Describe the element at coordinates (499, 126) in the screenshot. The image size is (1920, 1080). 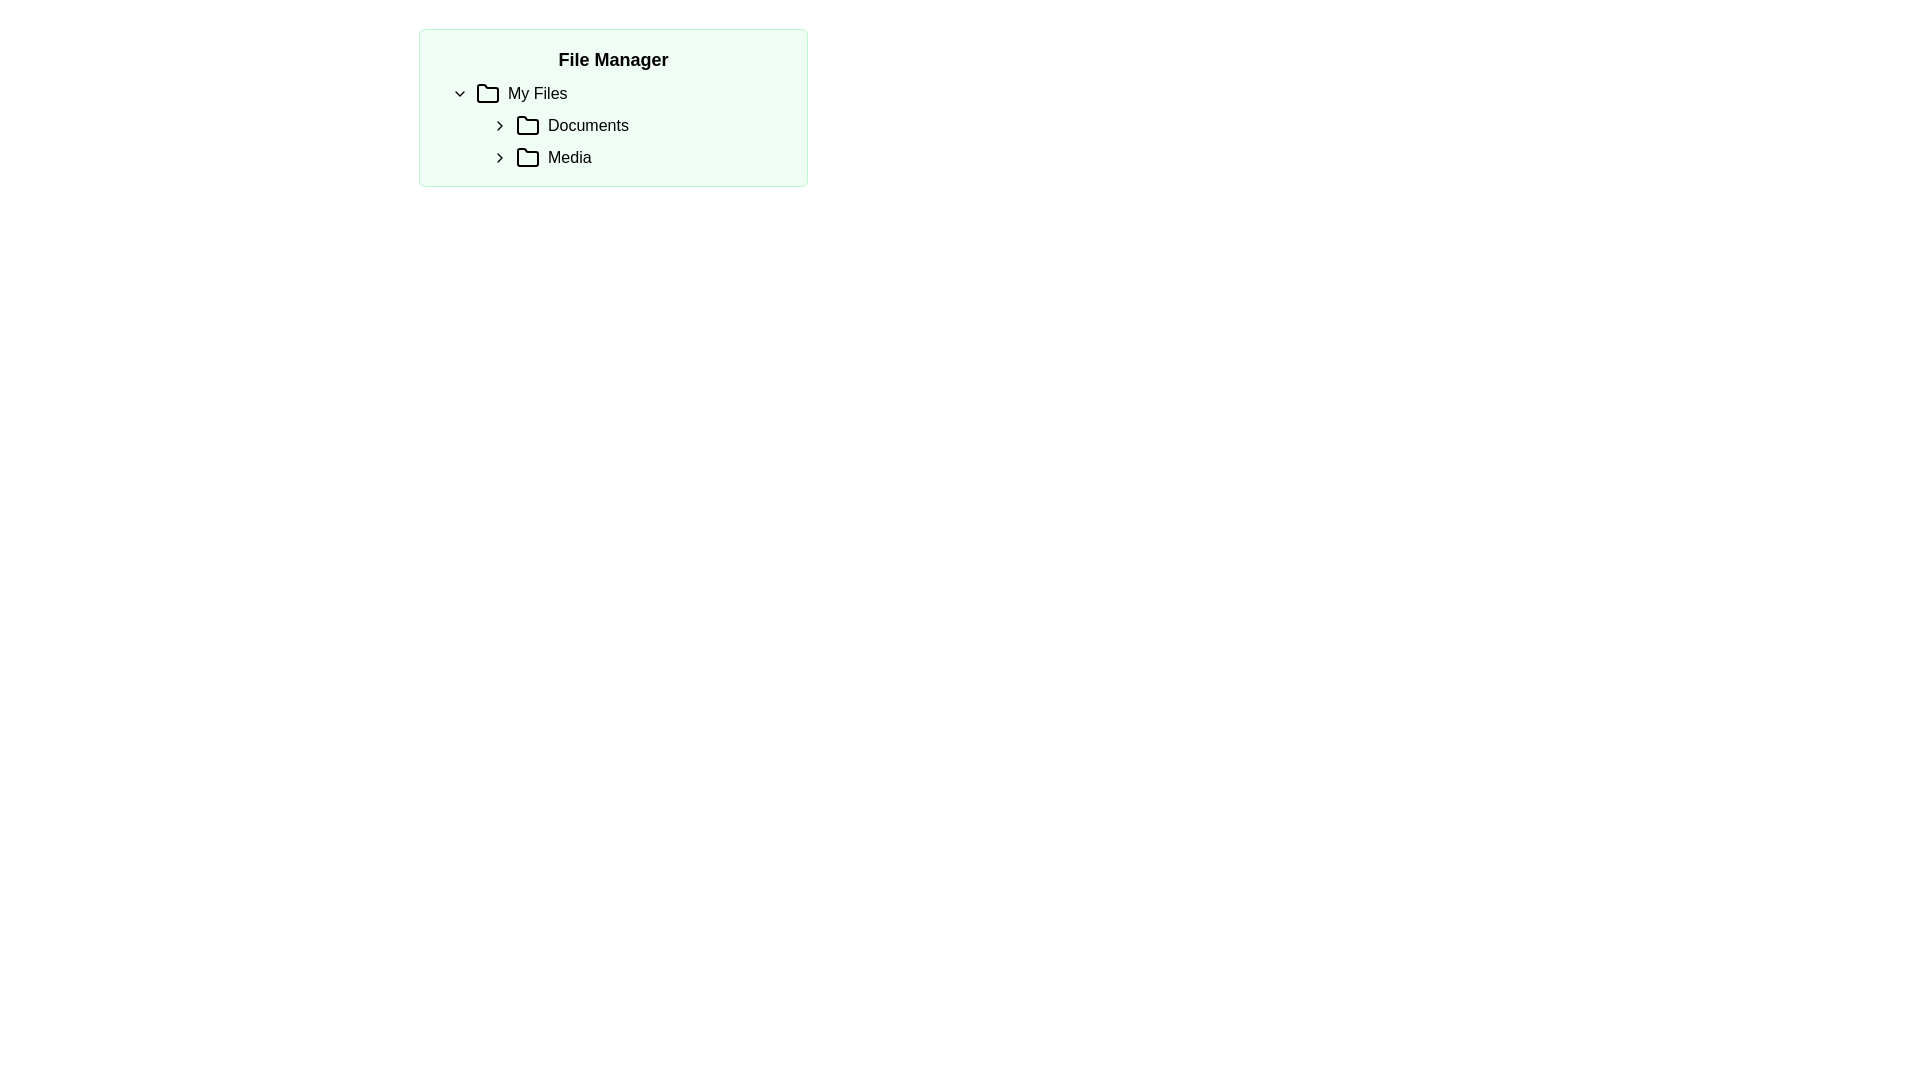
I see `the Button-like SVG icon` at that location.